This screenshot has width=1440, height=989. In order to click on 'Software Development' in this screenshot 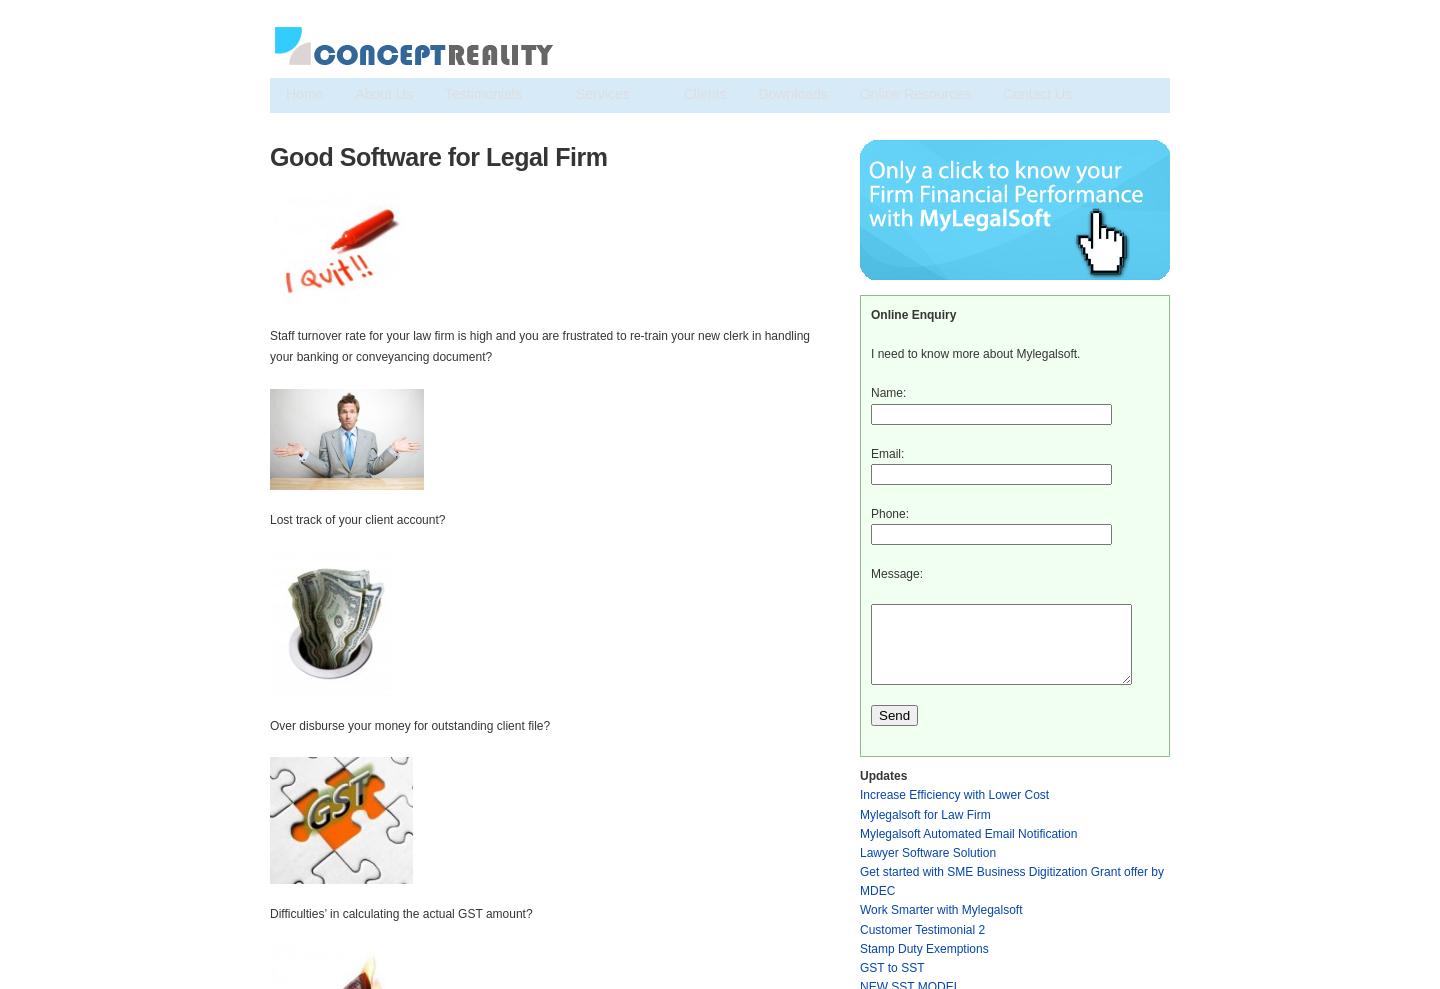, I will do `click(345, 162)`.